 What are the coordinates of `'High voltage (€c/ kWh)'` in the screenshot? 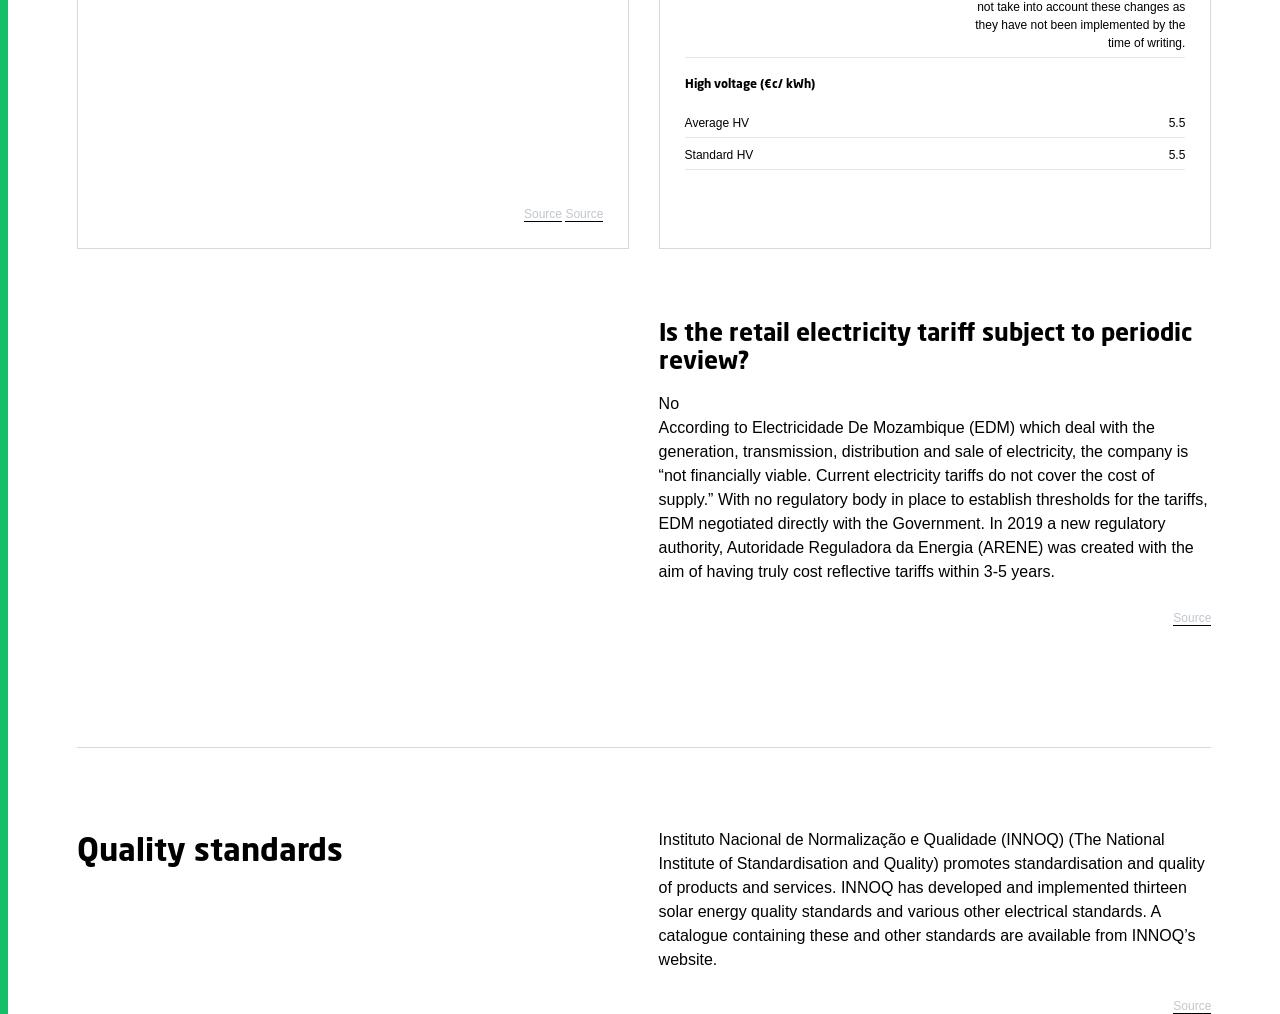 It's located at (748, 83).